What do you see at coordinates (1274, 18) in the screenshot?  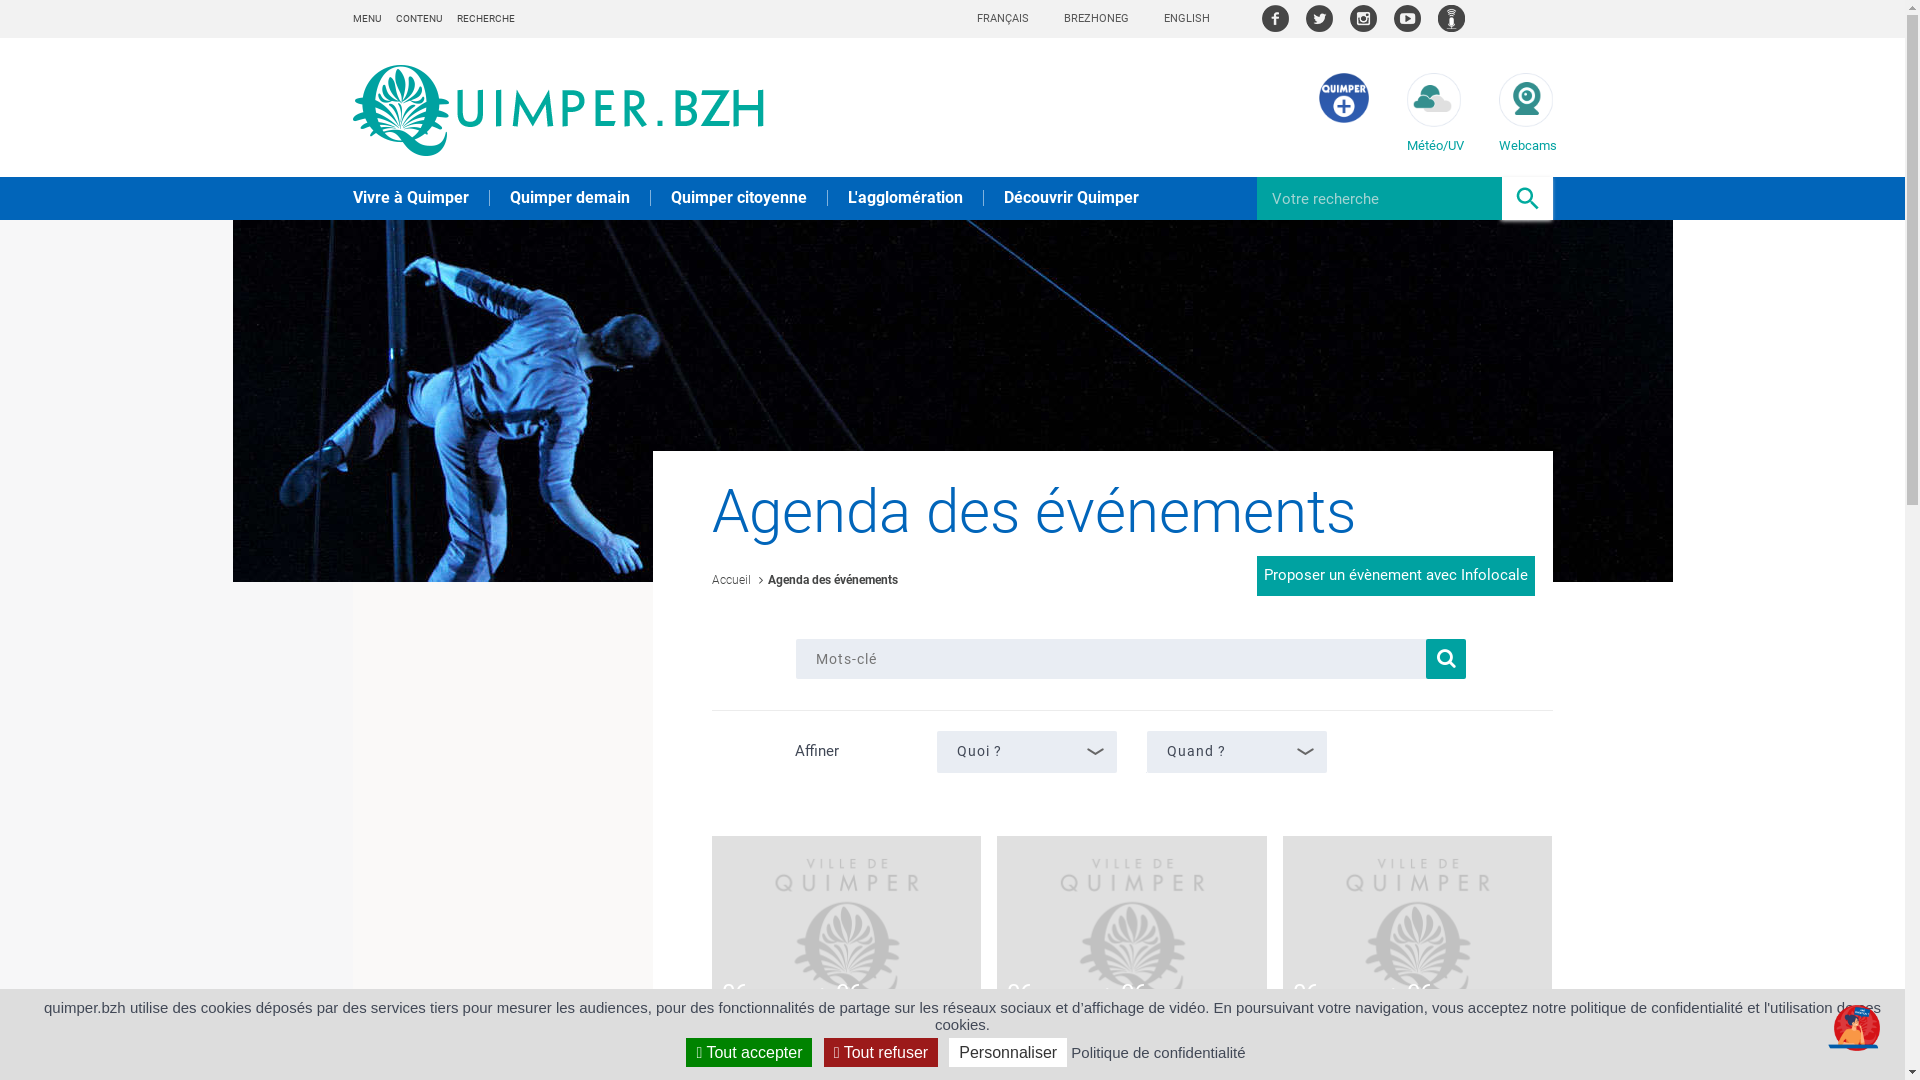 I see `'FACEBOOK'` at bounding box center [1274, 18].